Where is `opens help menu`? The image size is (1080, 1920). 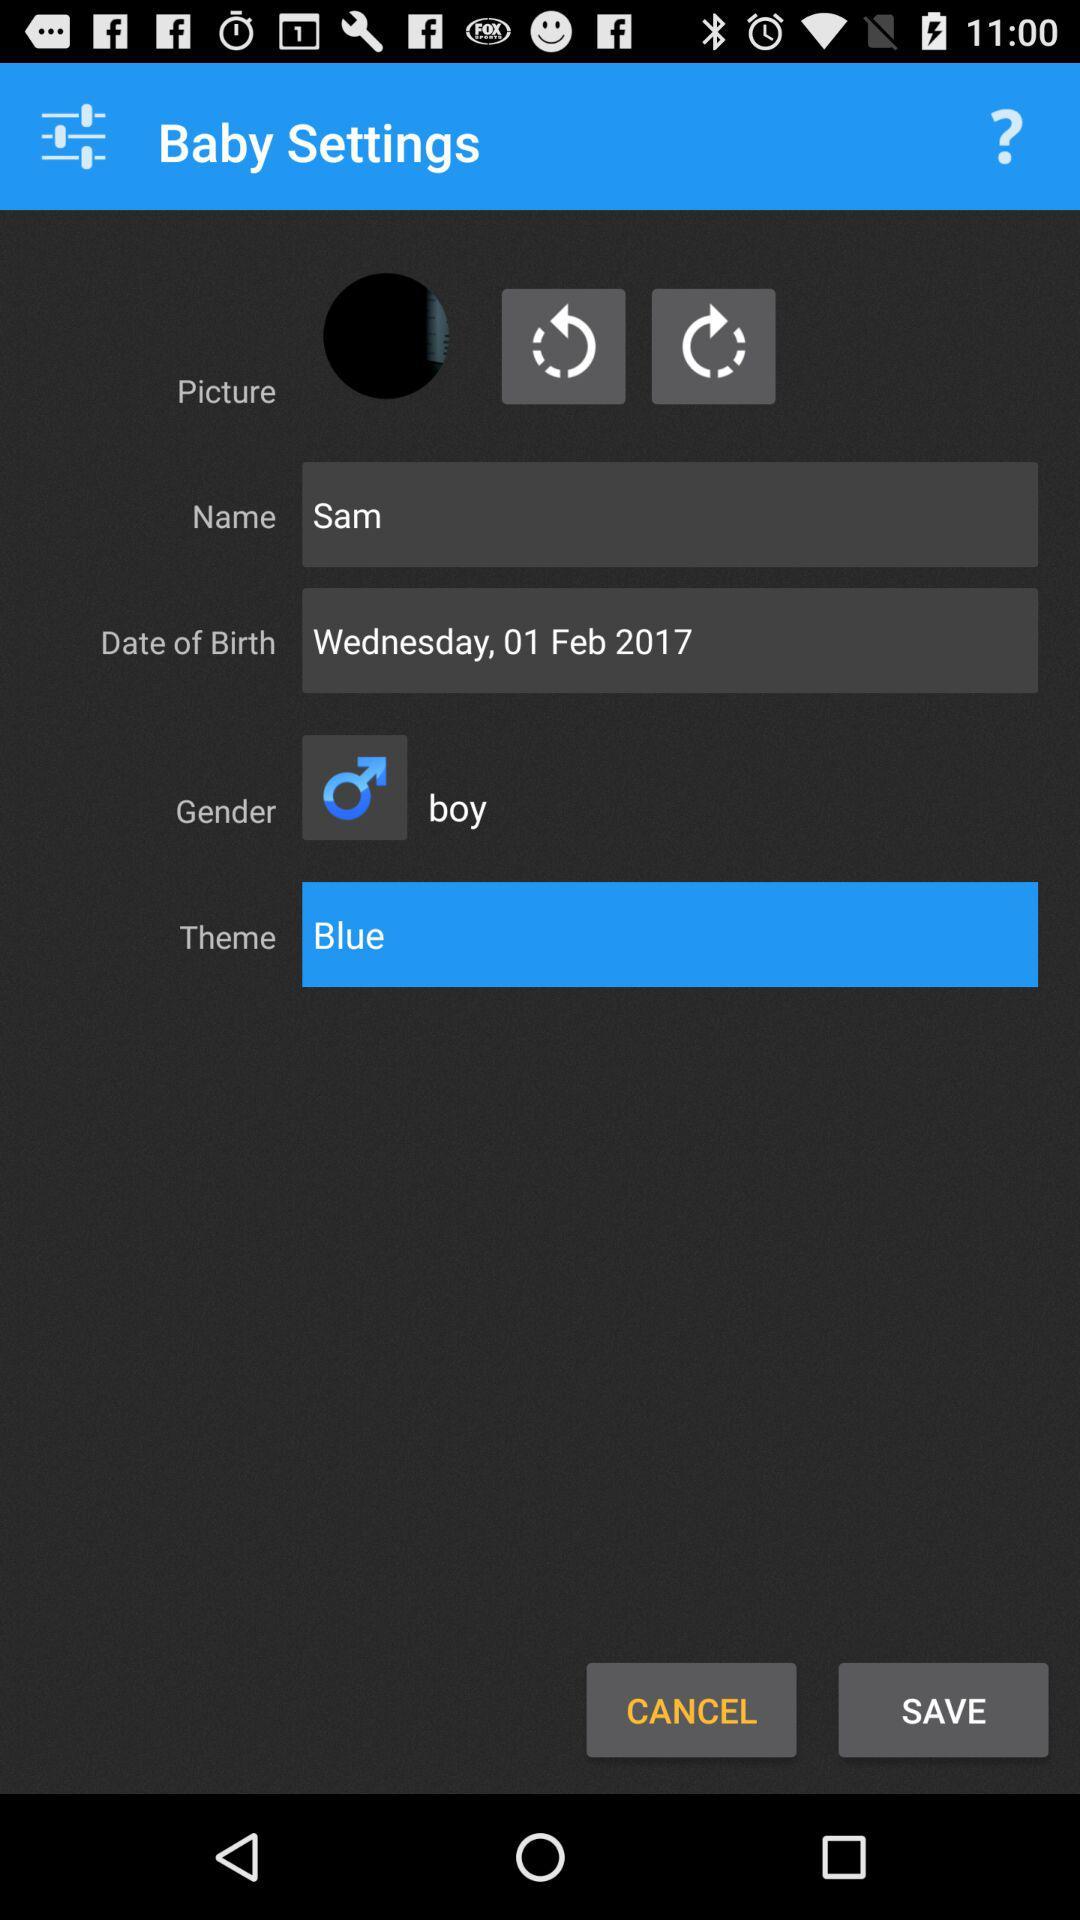 opens help menu is located at coordinates (1006, 135).